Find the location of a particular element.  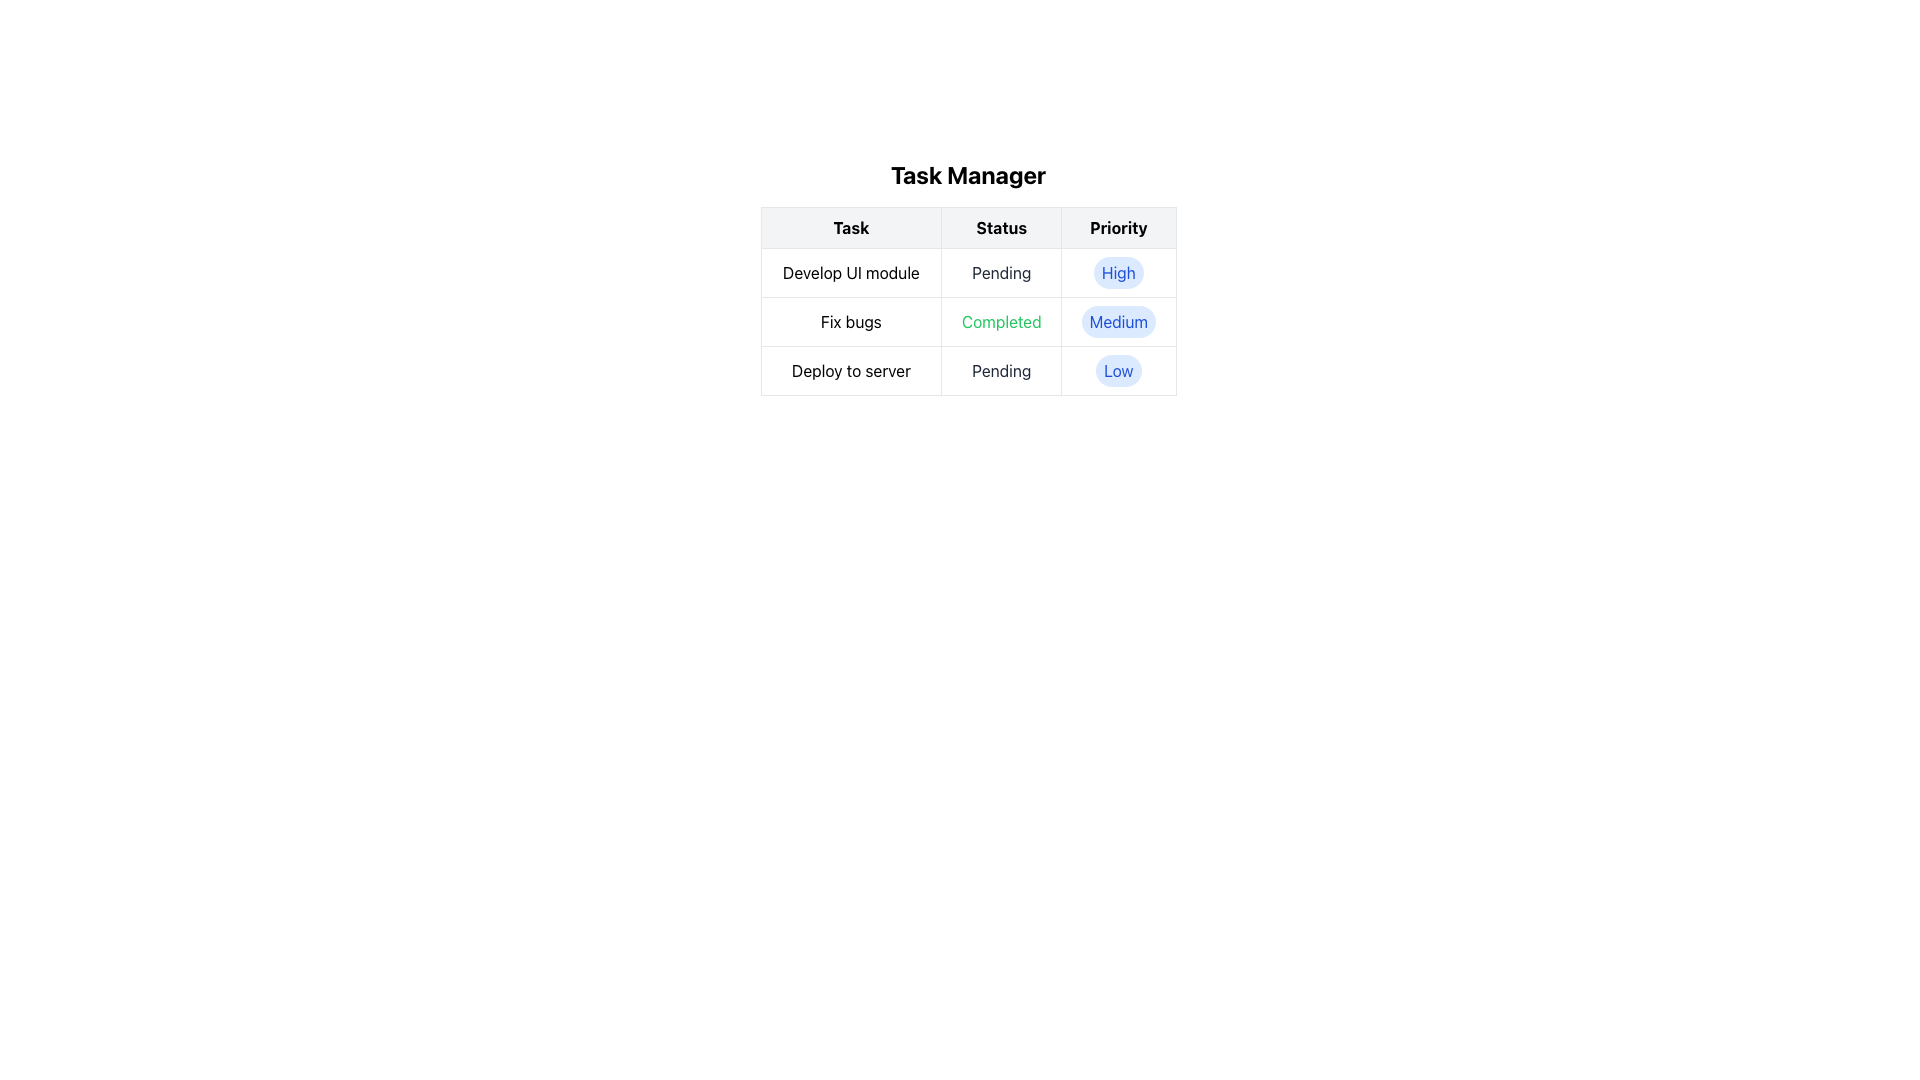

the 'Low' pill-shaped text label is located at coordinates (1117, 370).